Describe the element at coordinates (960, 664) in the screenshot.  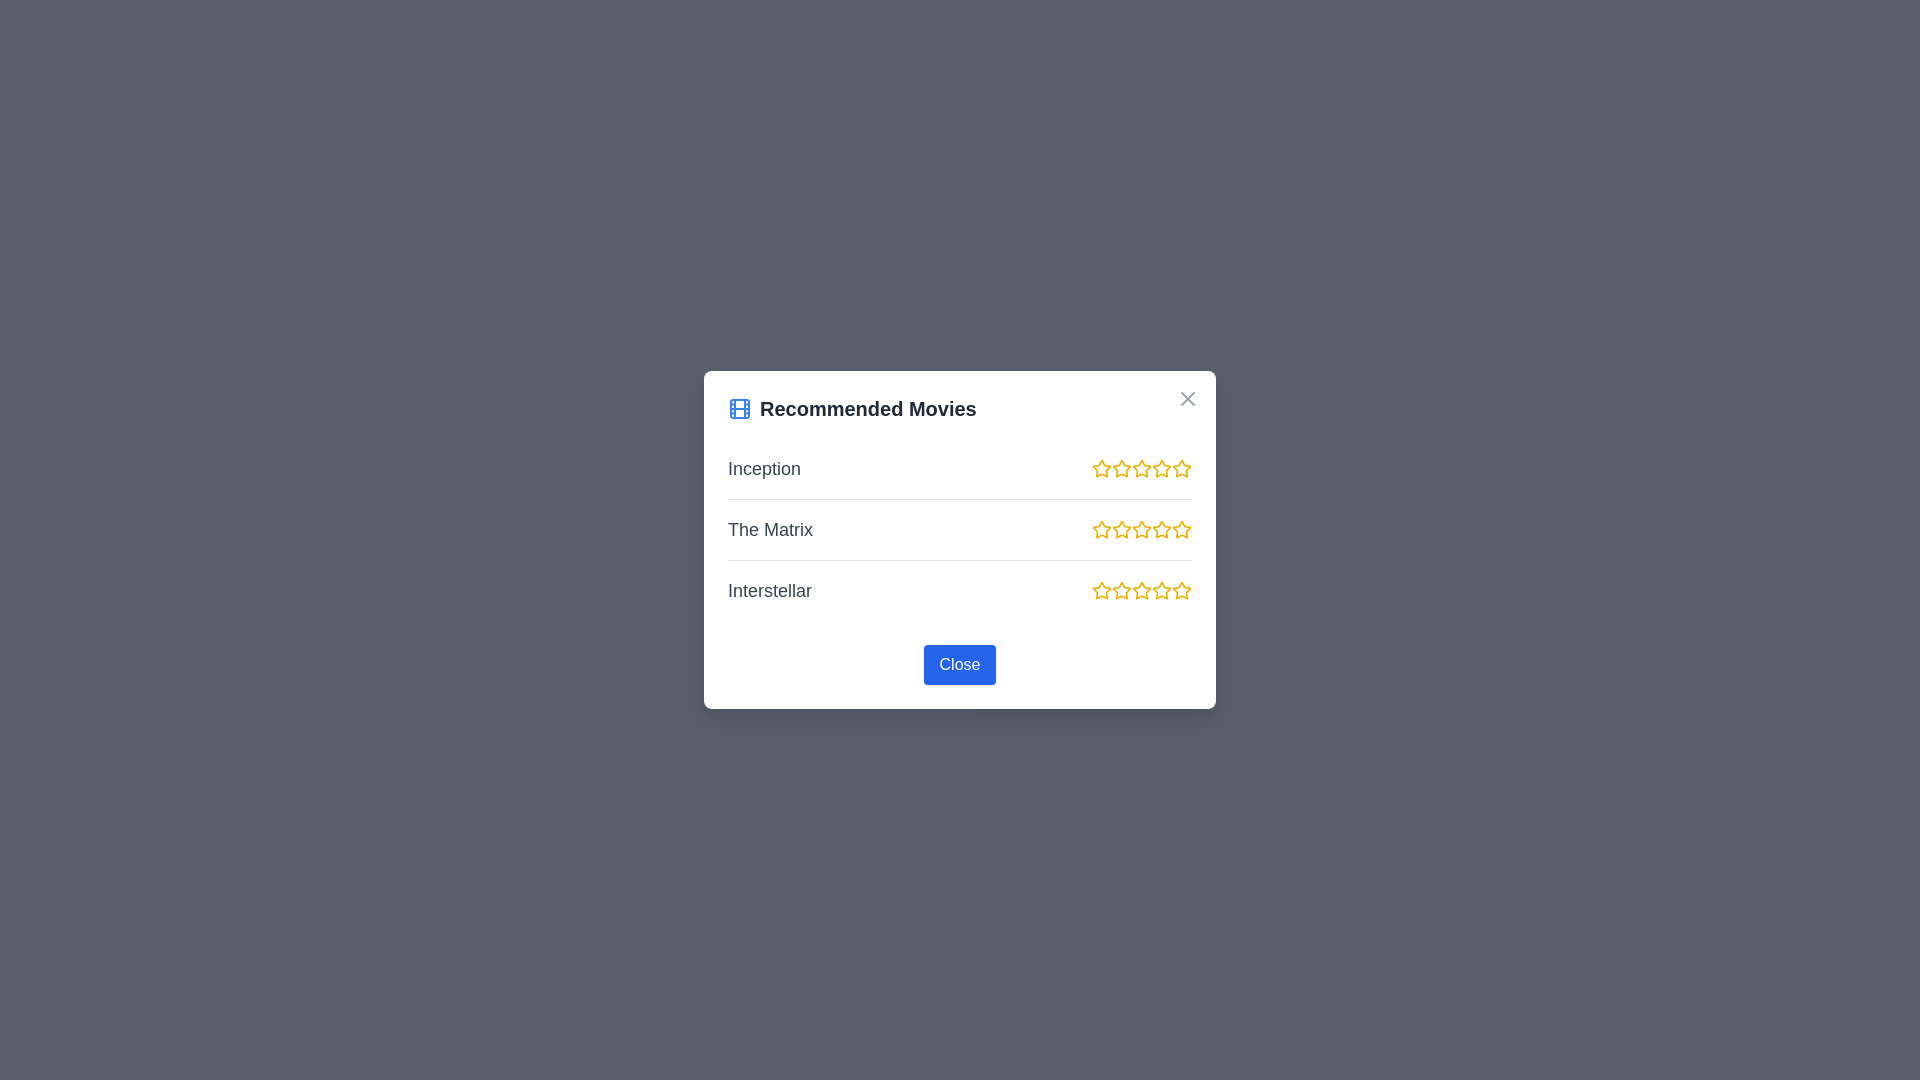
I see `the 'Close' button to close the dialog` at that location.